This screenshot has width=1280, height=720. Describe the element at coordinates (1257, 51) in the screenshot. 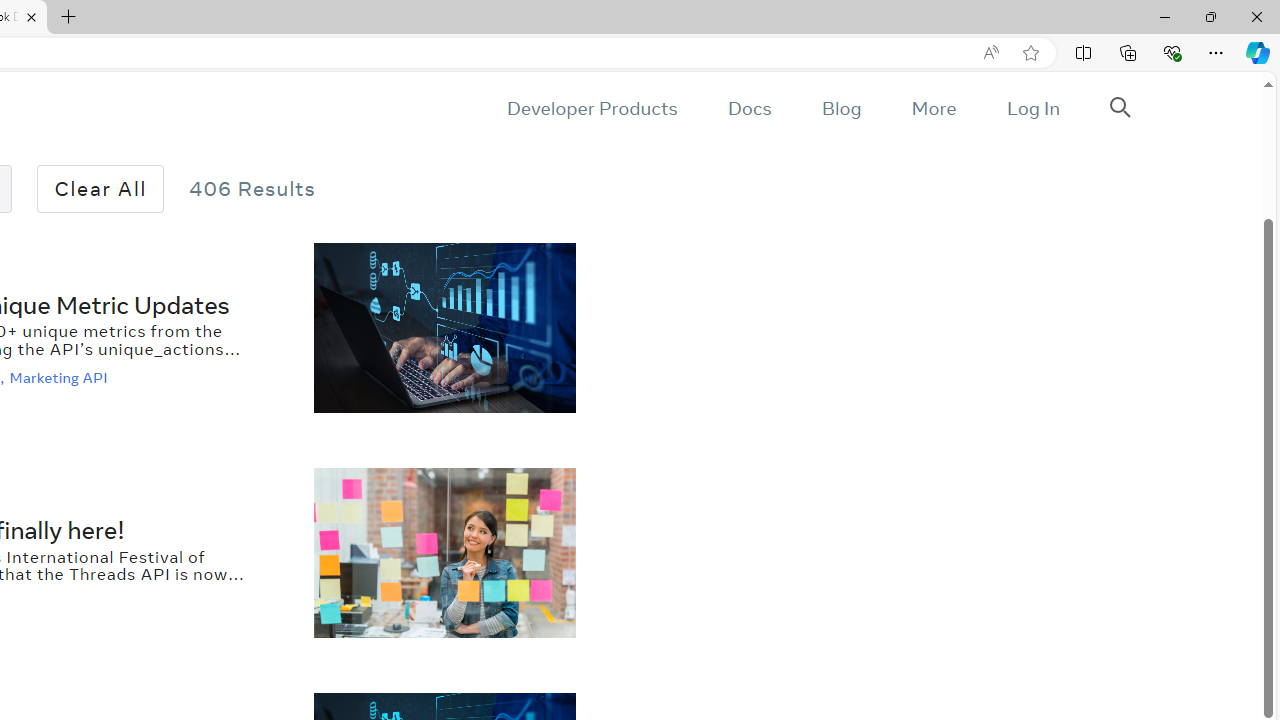

I see `'Copilot (Ctrl+Shift+.)'` at that location.